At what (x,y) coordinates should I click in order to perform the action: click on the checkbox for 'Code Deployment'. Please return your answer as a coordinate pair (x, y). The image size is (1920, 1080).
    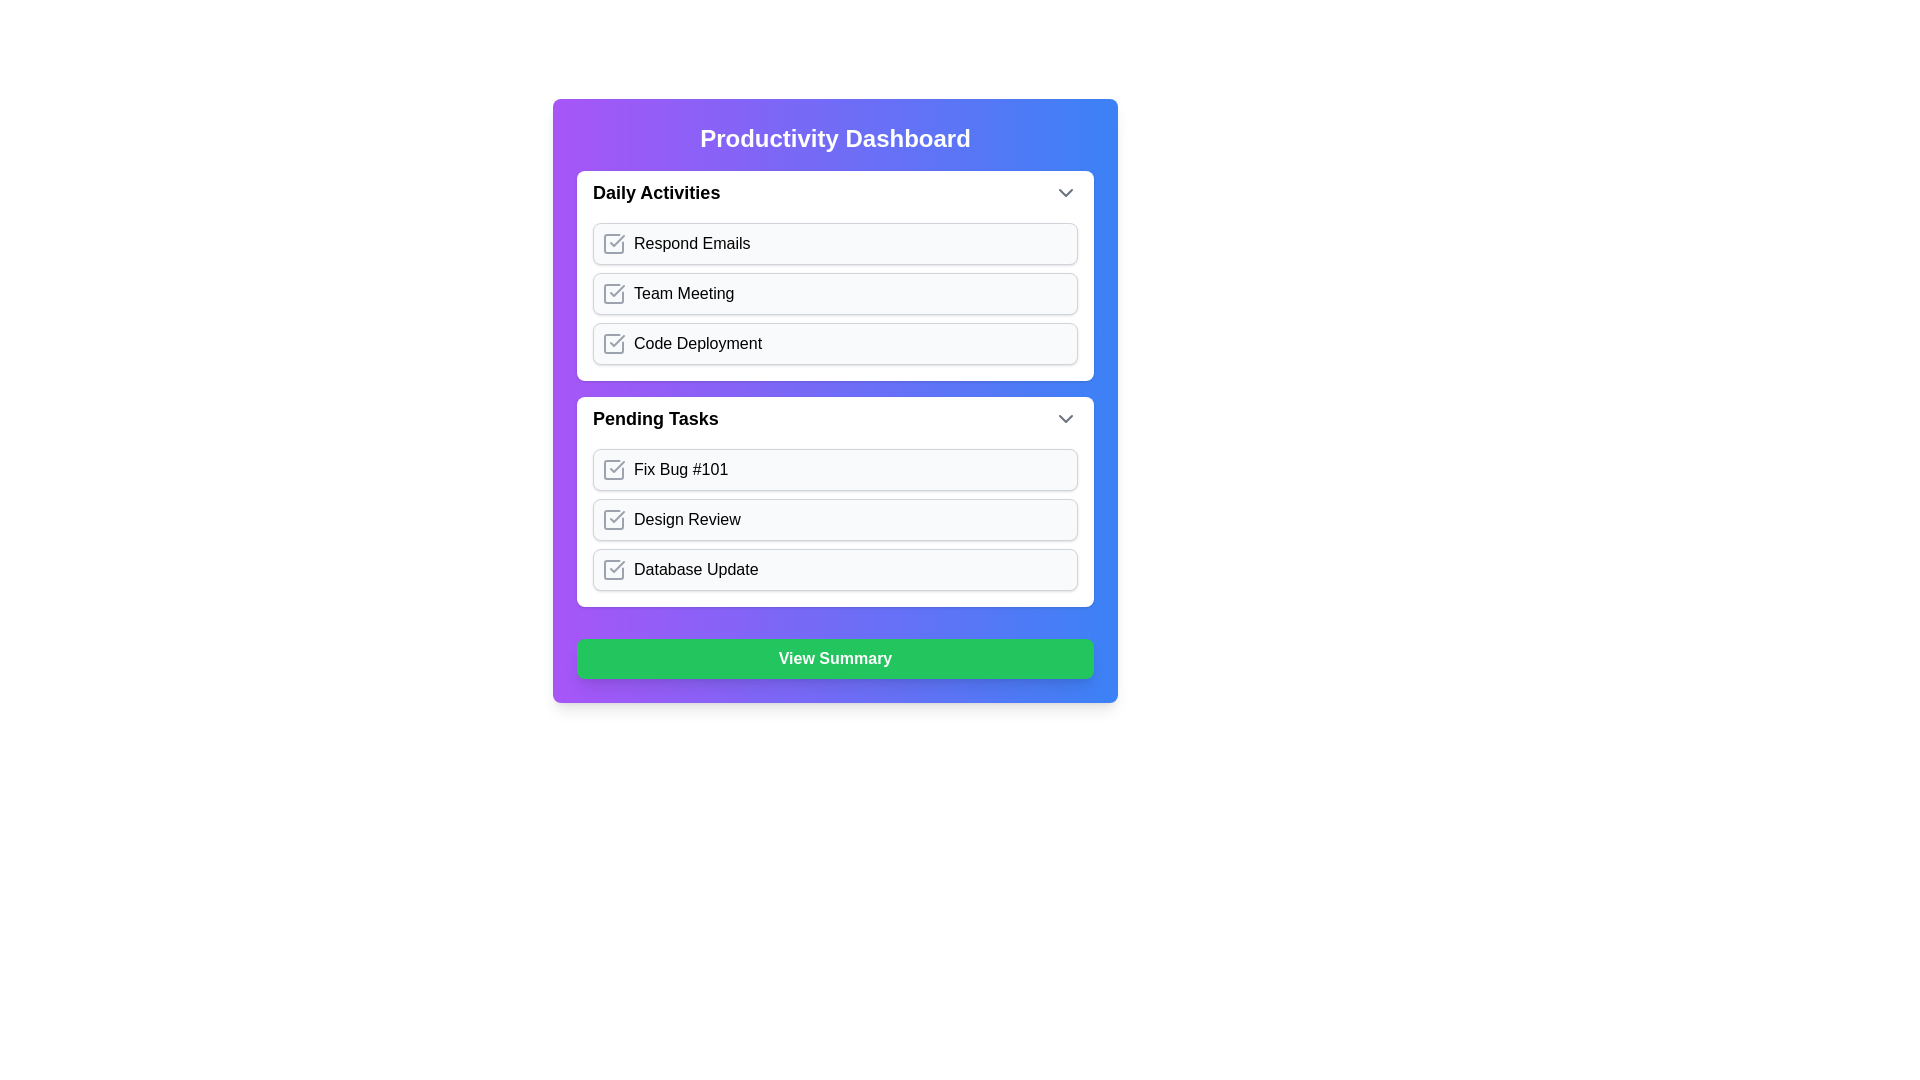
    Looking at the image, I should click on (835, 342).